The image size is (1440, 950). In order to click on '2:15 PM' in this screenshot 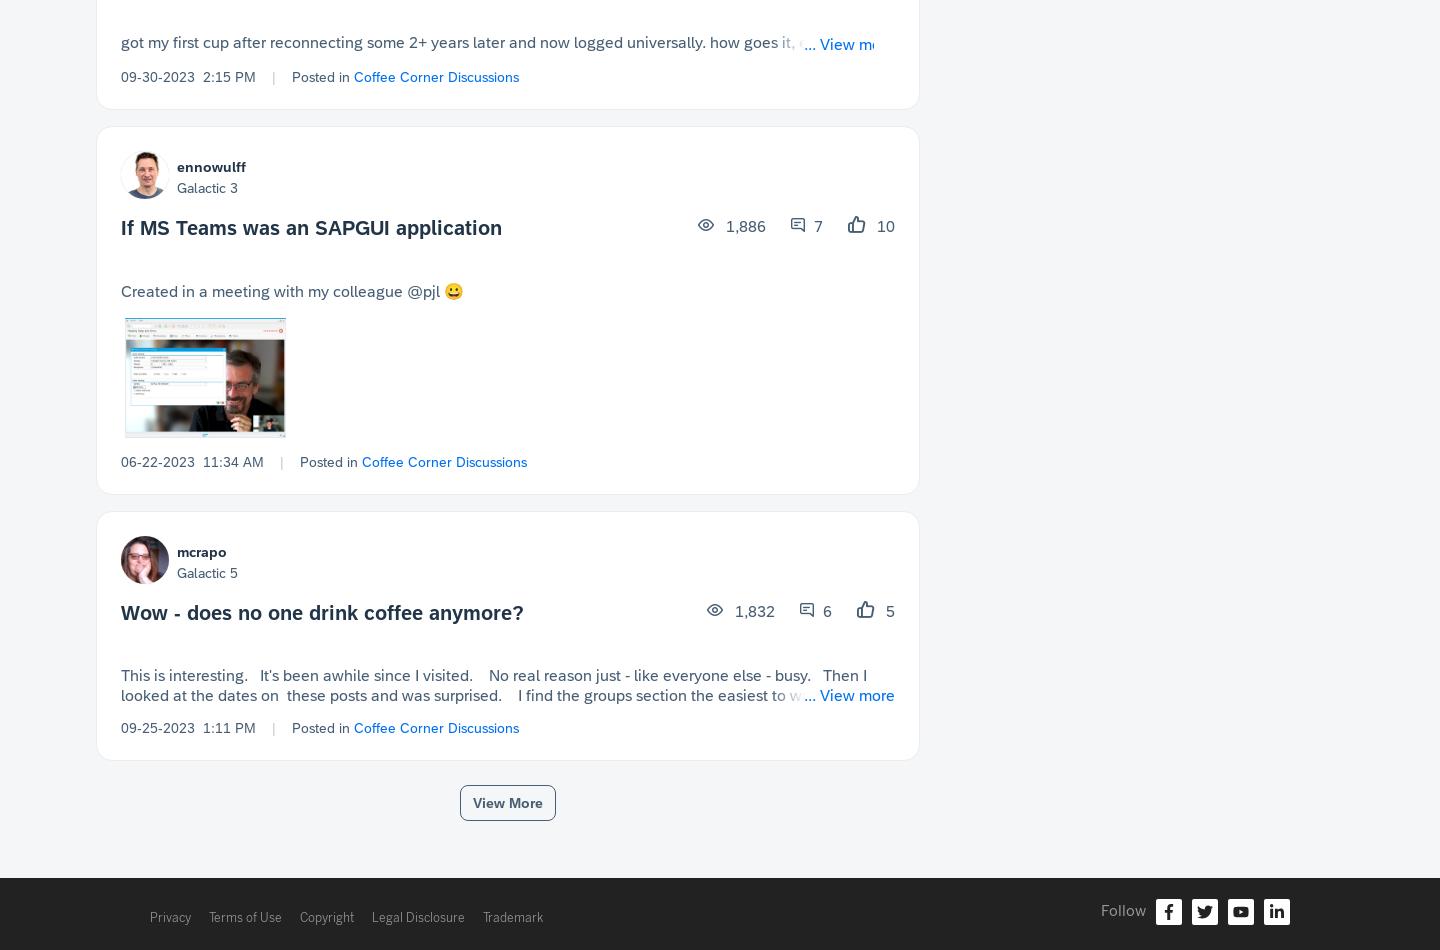, I will do `click(229, 76)`.